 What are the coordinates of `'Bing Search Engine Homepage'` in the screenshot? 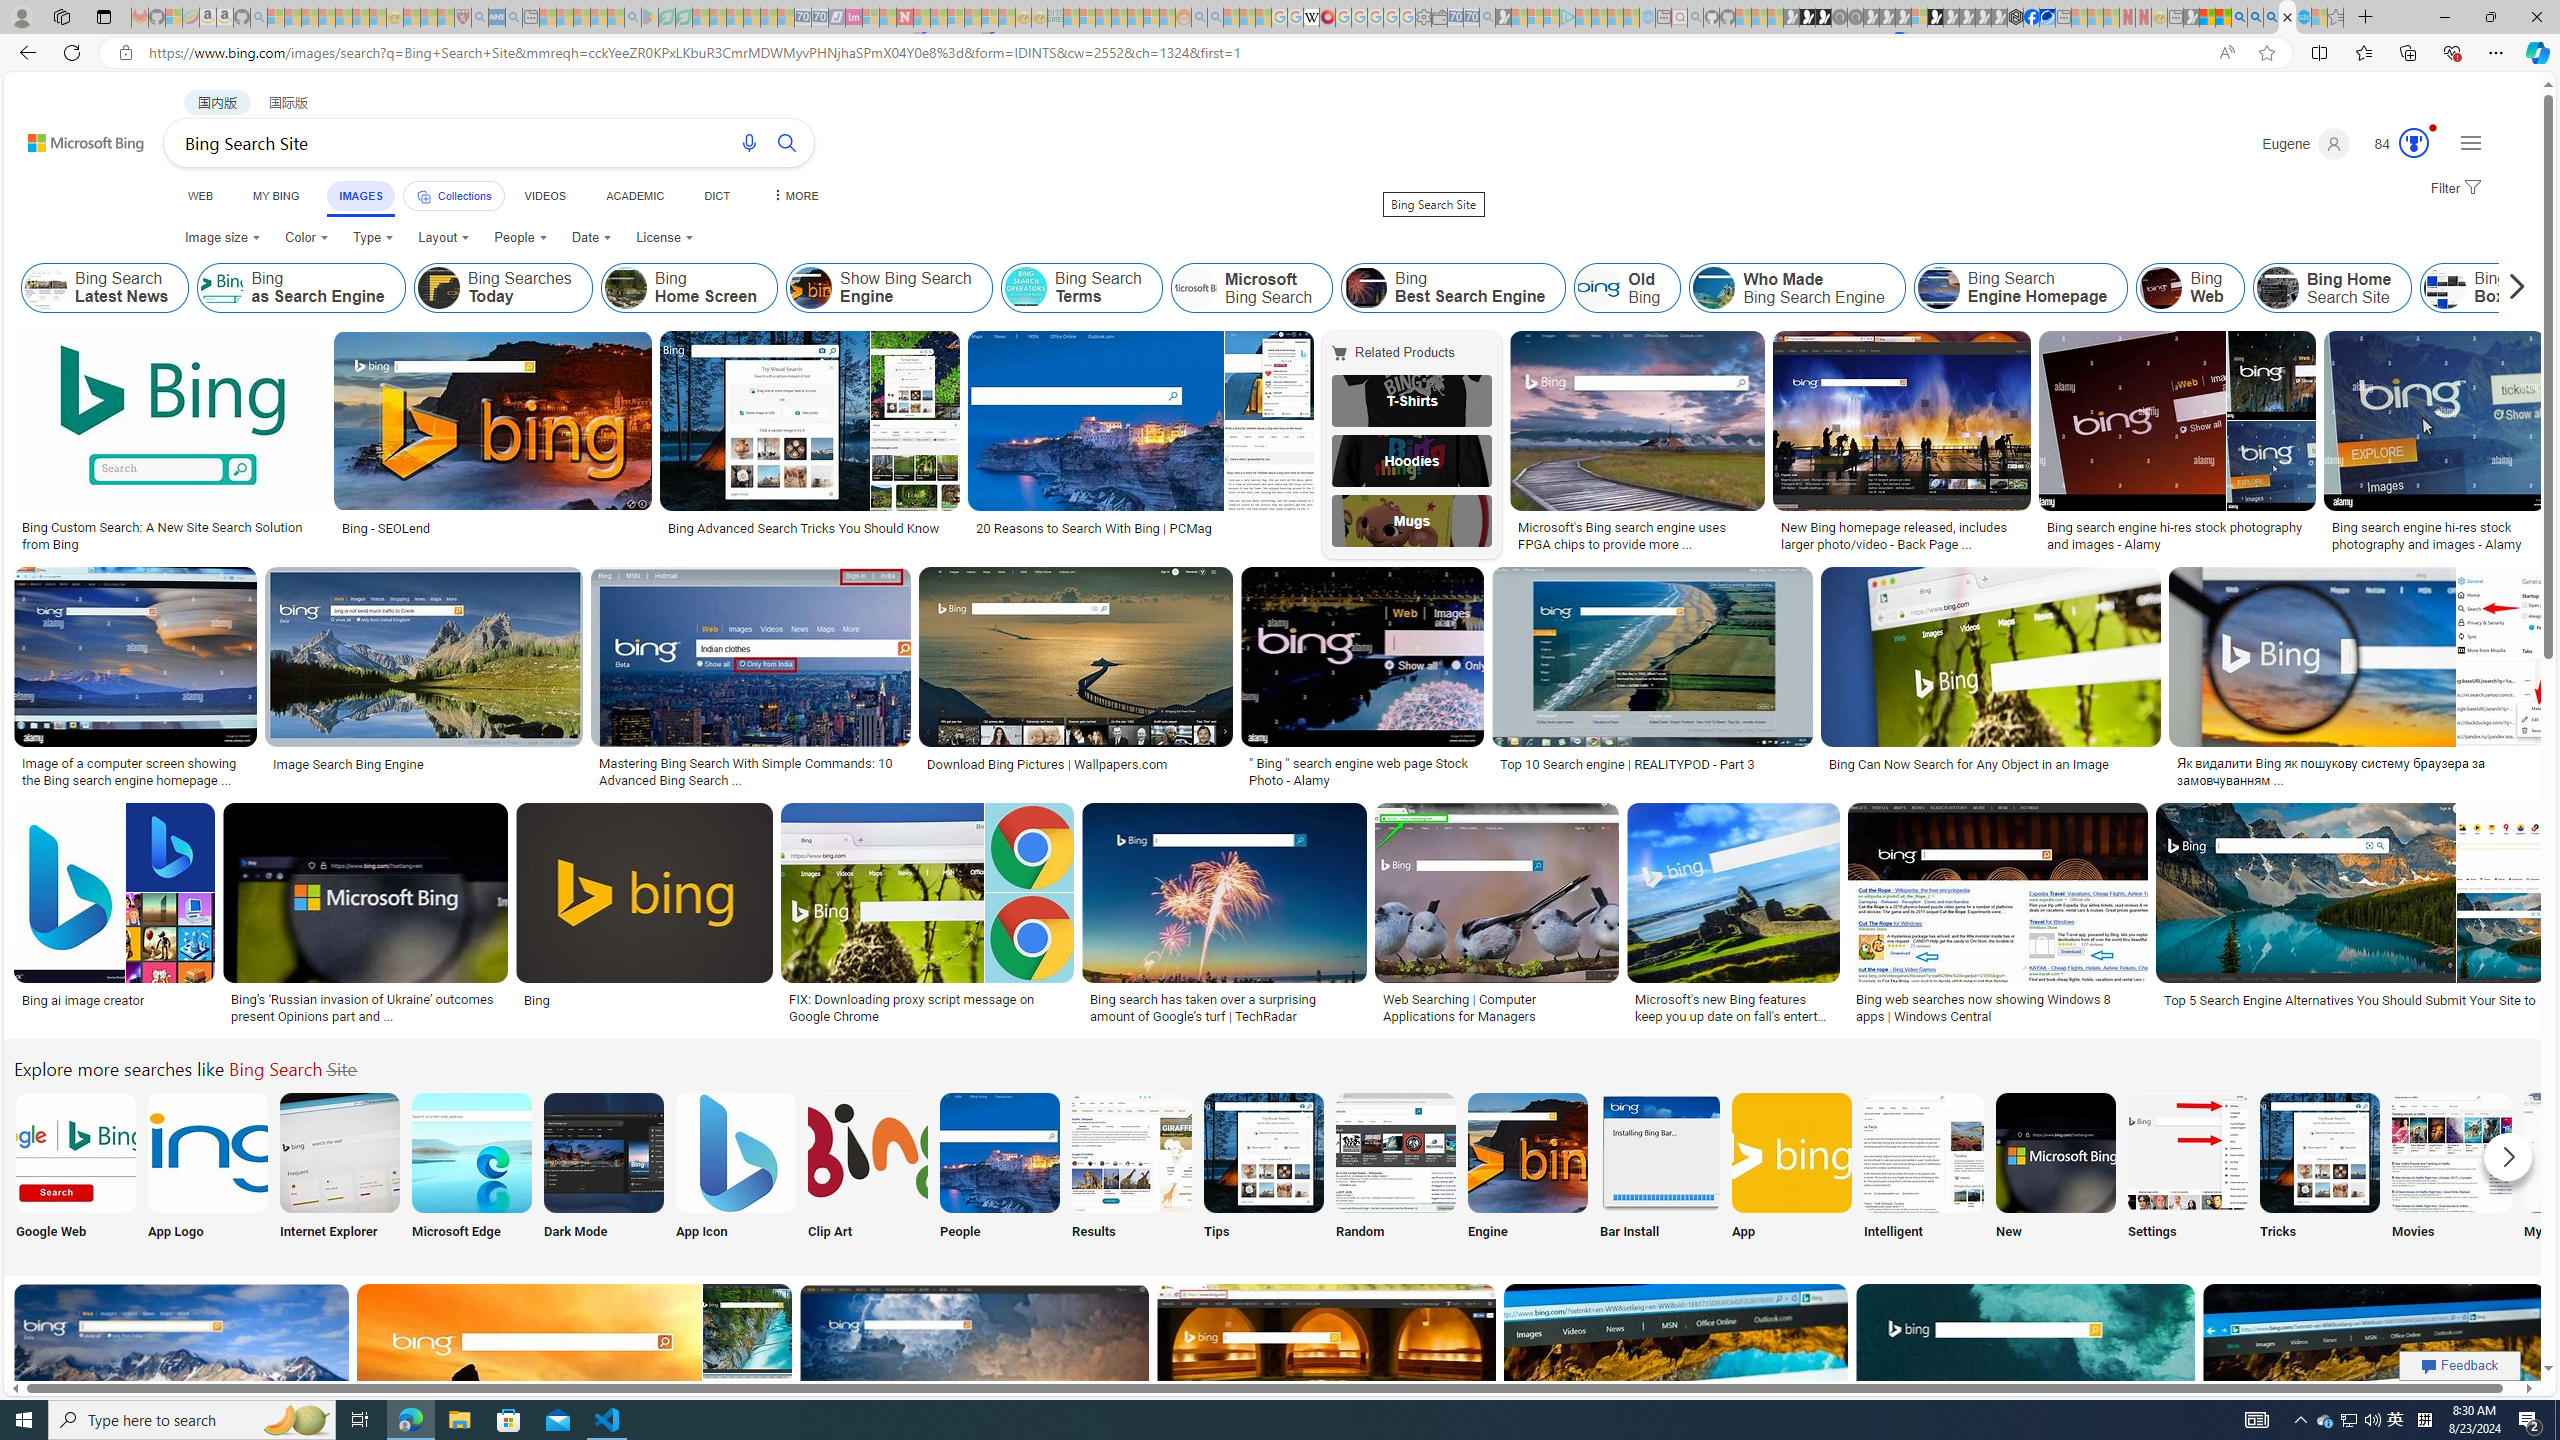 It's located at (2021, 287).